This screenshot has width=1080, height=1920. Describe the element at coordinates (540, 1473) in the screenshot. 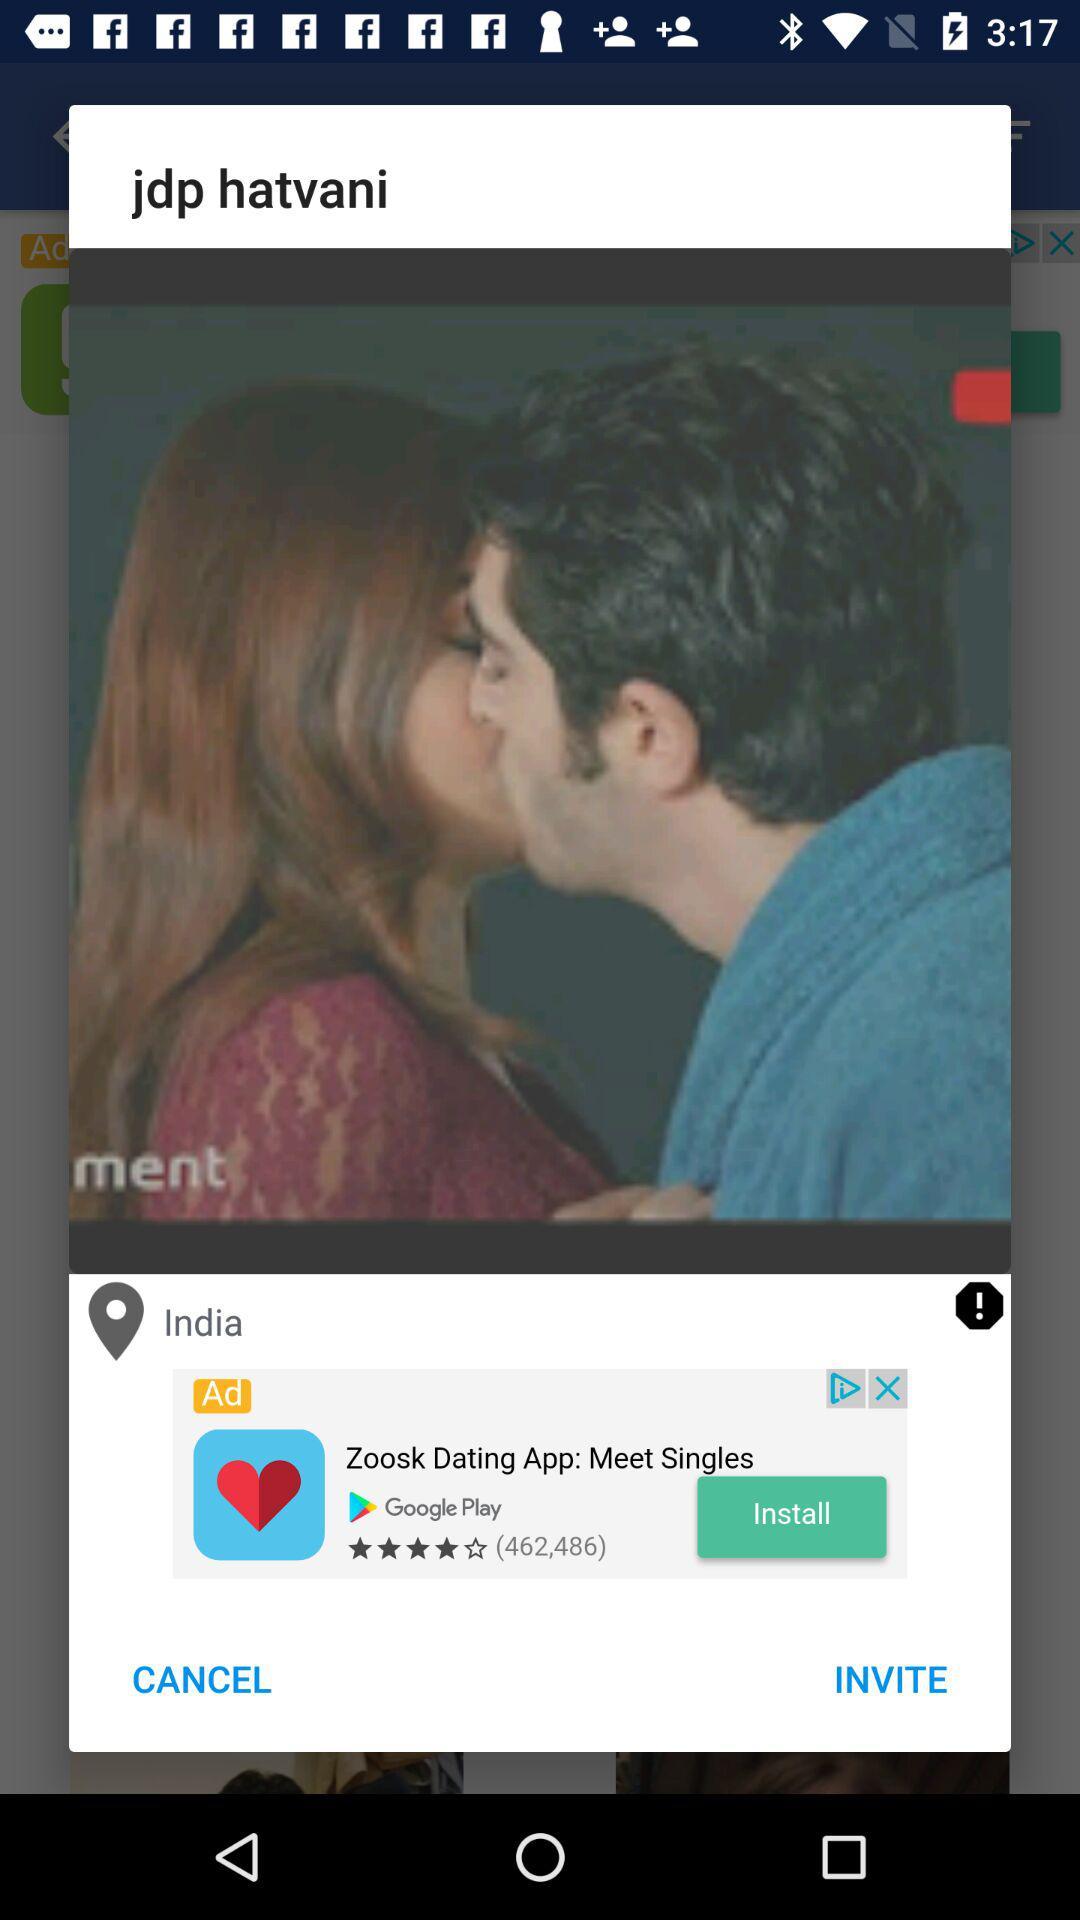

I see `click on zoosk dating advertisement` at that location.